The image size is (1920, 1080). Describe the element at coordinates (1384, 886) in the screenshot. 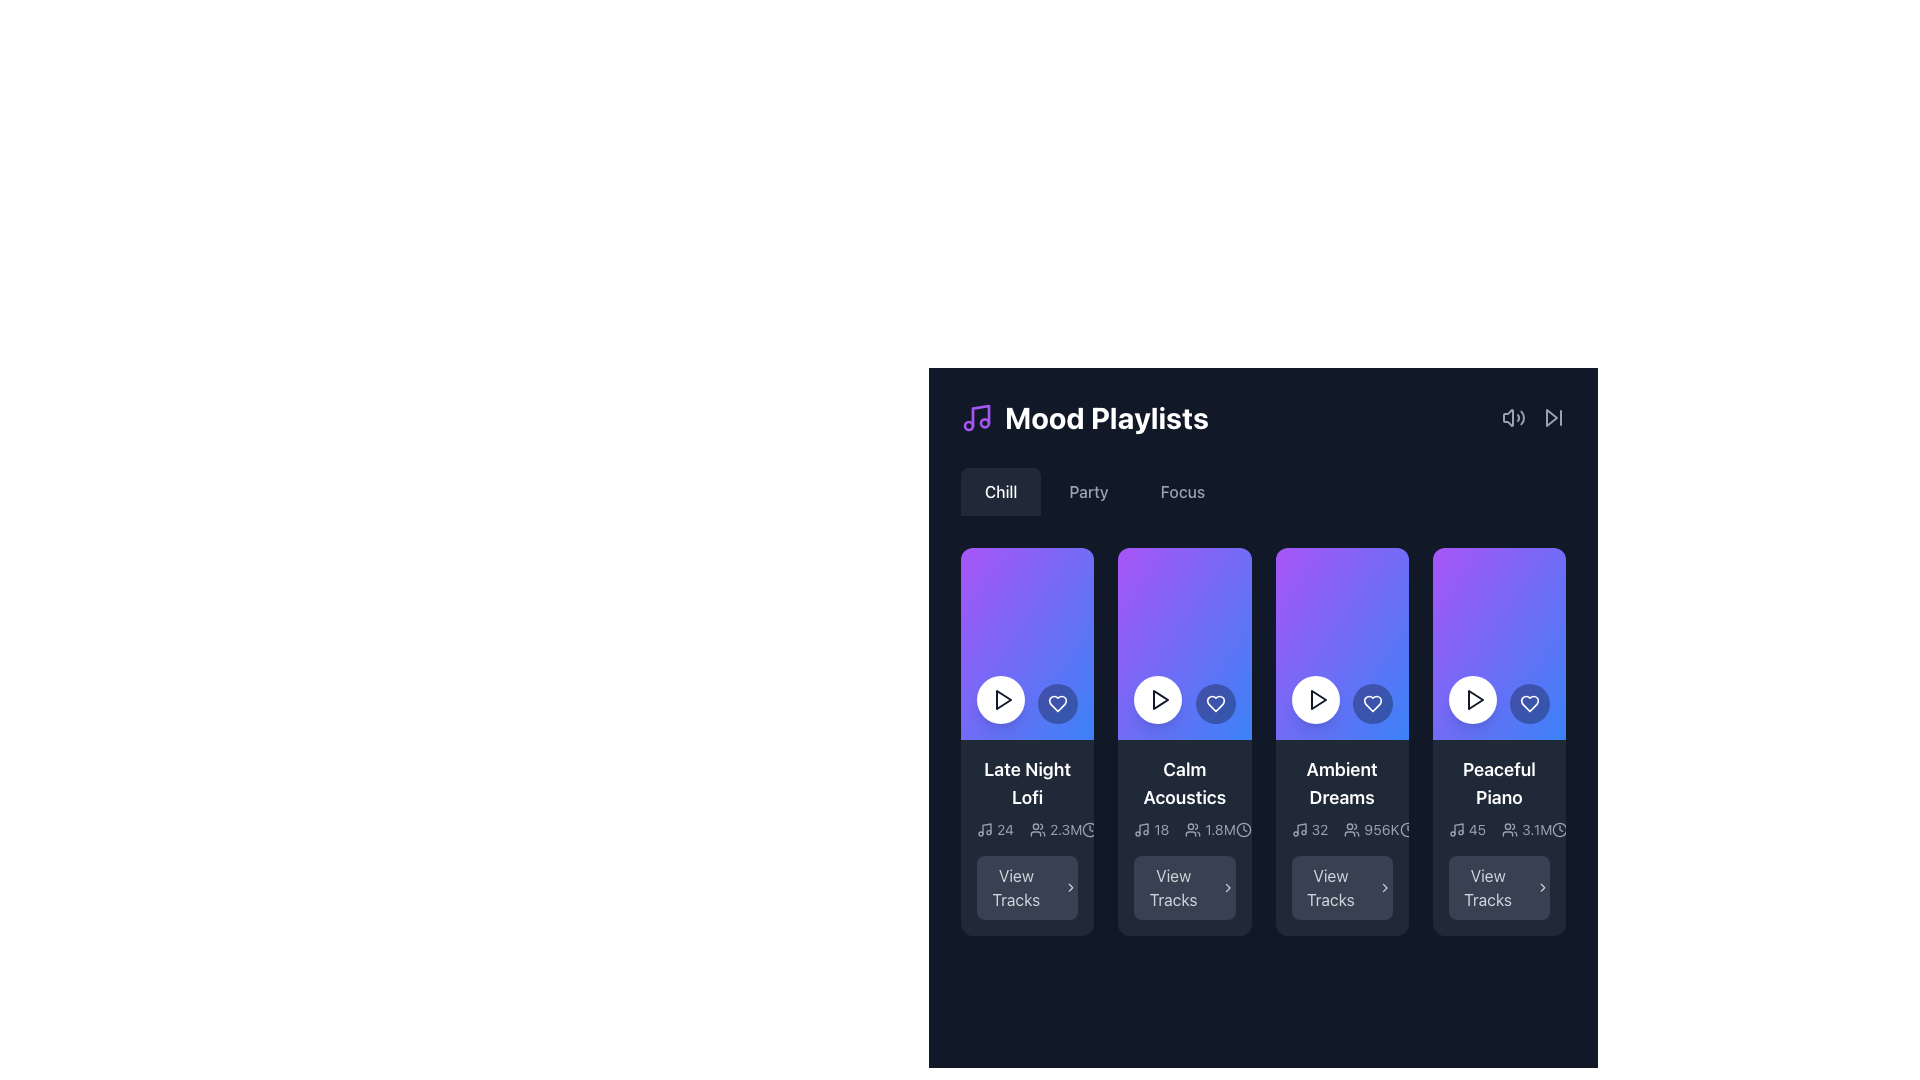

I see `the chevron icon located to the right of the 'View Tracks' button in the fourth card under the 'Mood Playlists' section` at that location.